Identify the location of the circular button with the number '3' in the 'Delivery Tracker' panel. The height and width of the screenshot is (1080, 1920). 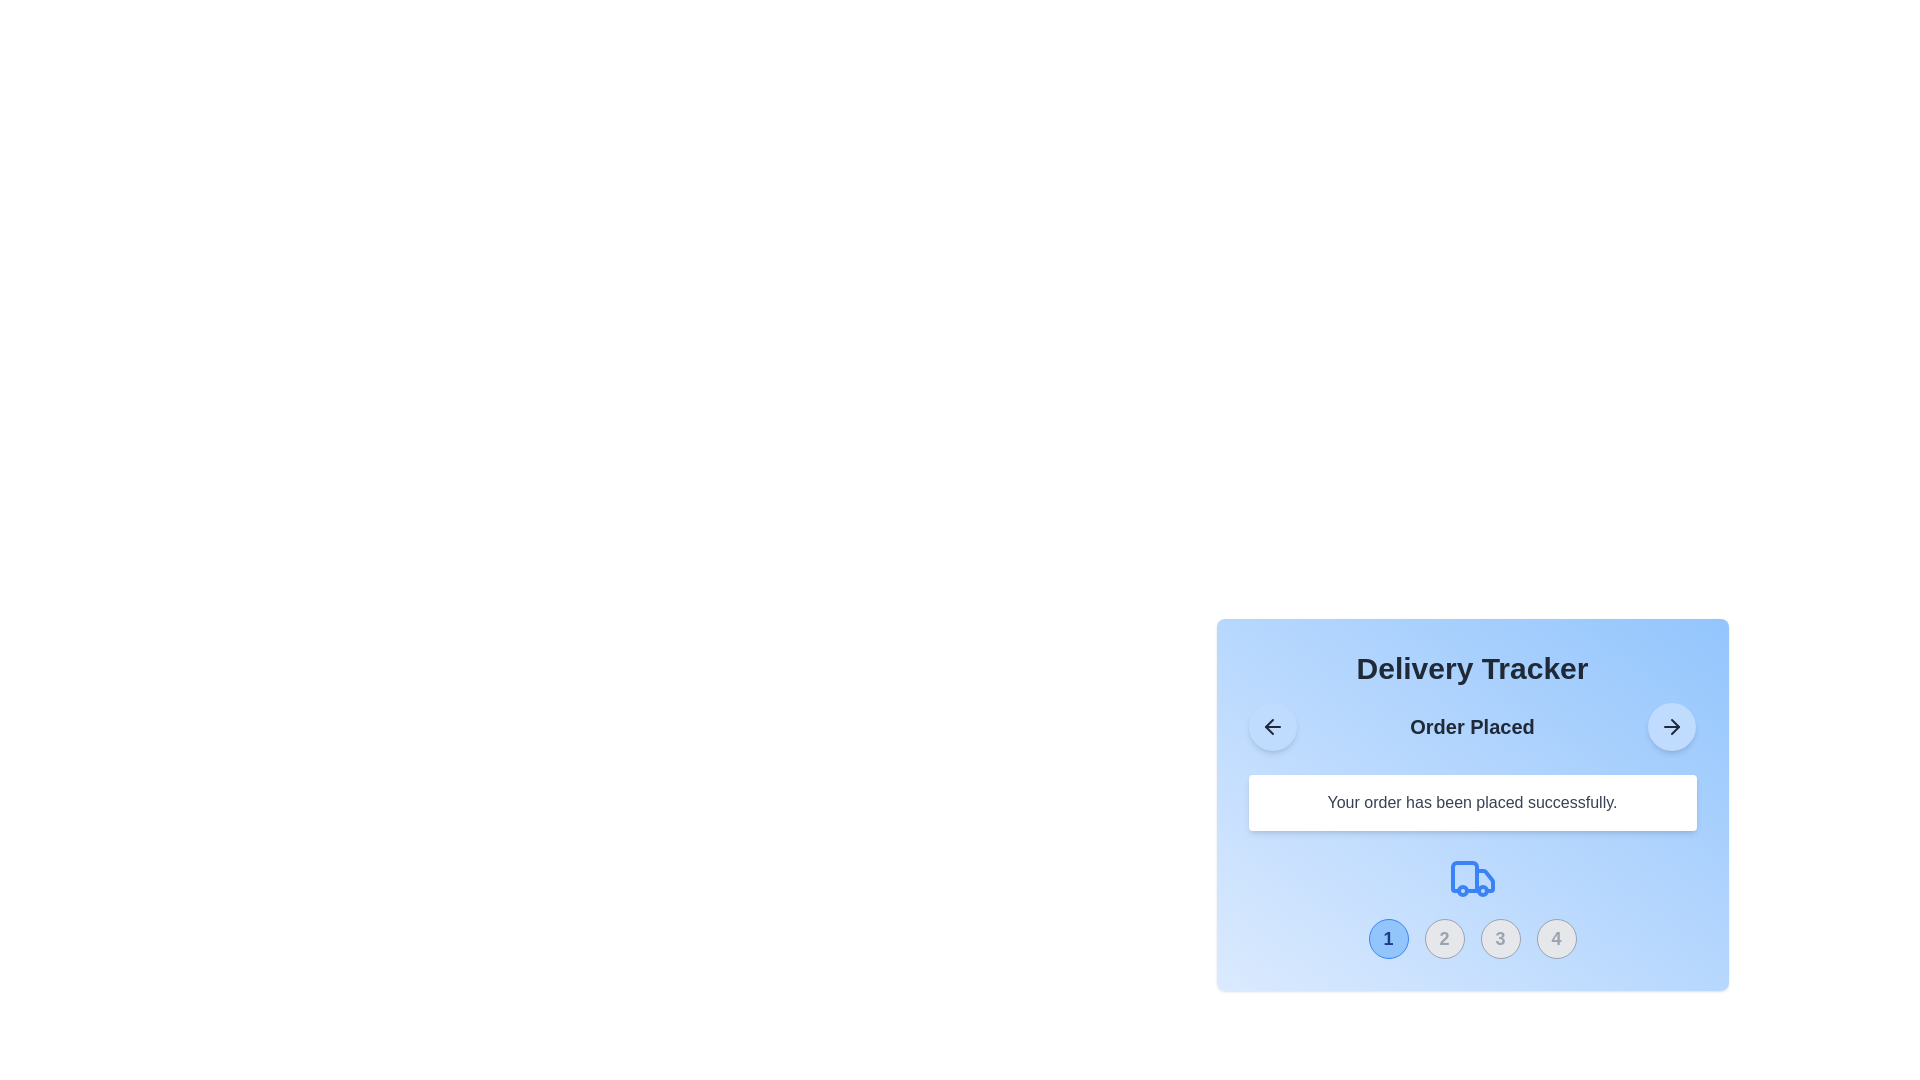
(1500, 938).